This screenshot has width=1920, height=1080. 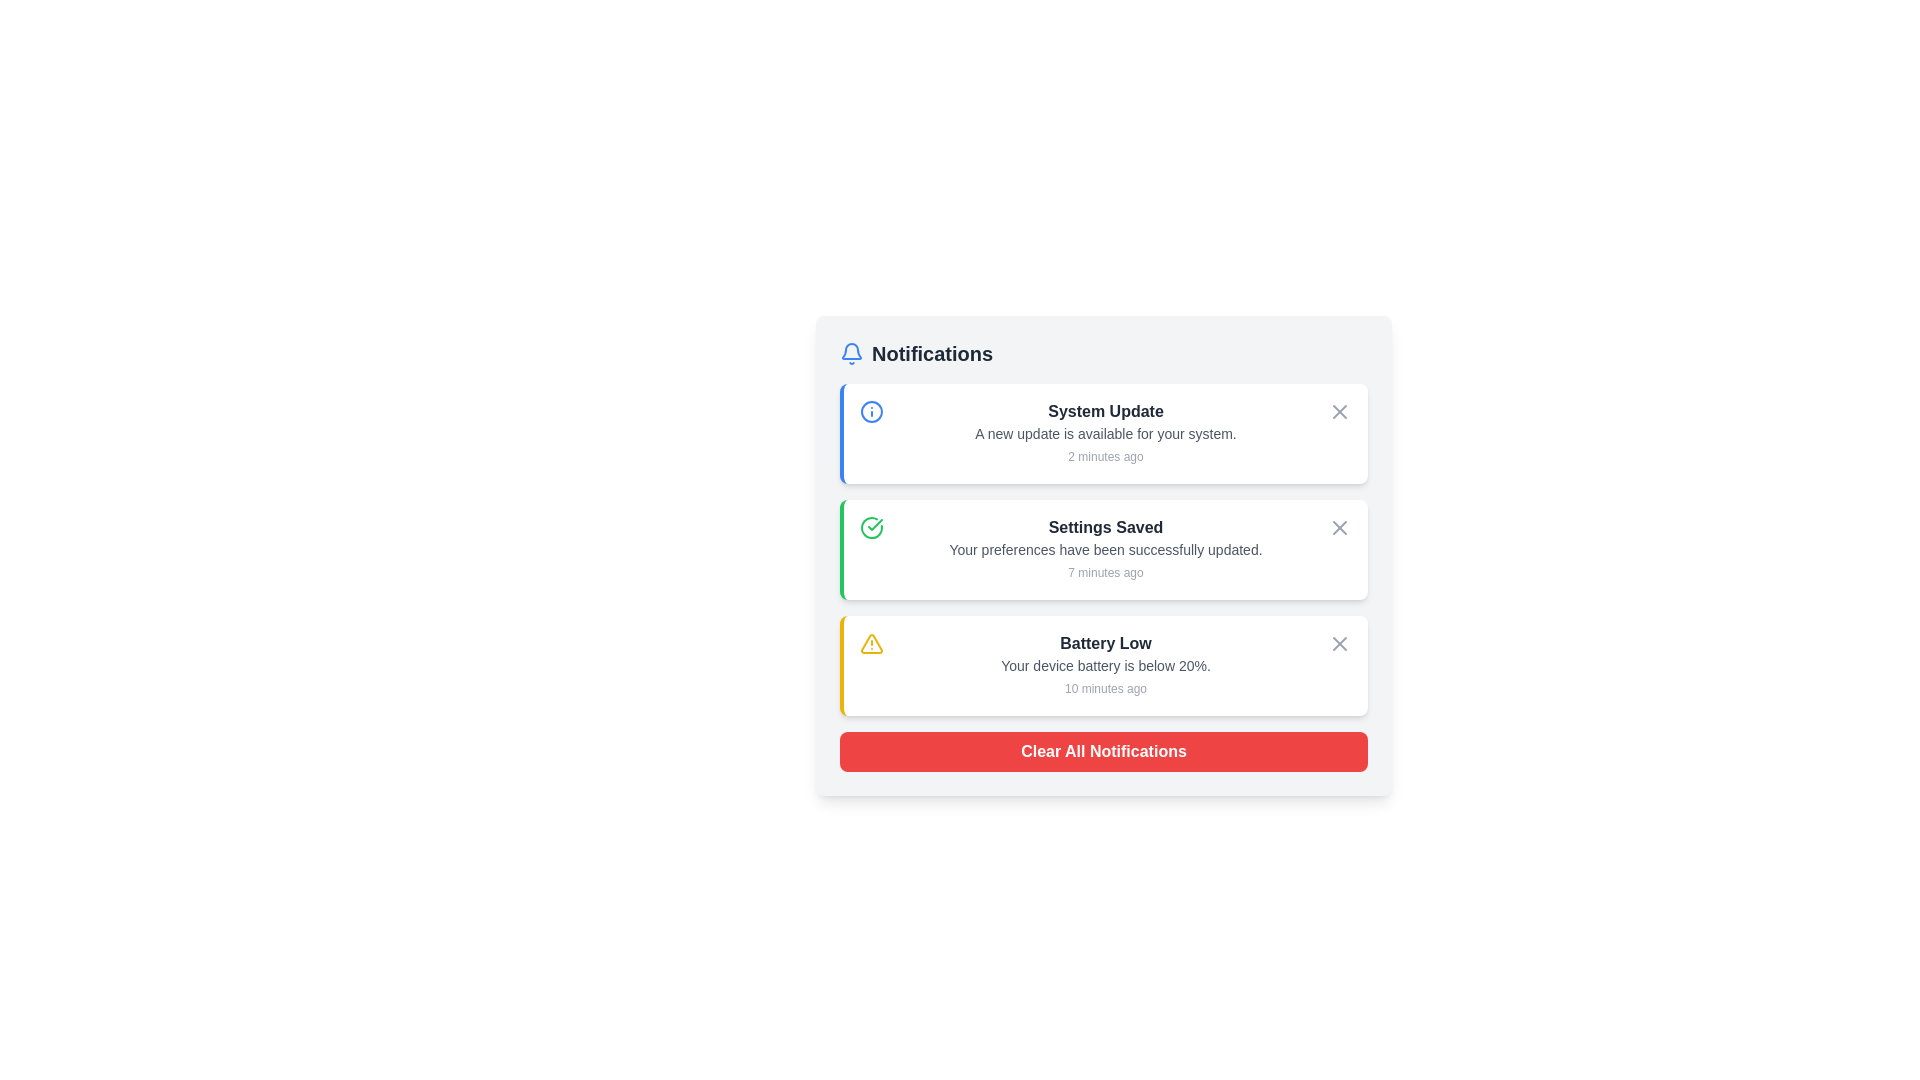 I want to click on notification message indicating the device's low battery level, located in the third row of the notification panel below 'Settings Saved.', so click(x=1104, y=666).